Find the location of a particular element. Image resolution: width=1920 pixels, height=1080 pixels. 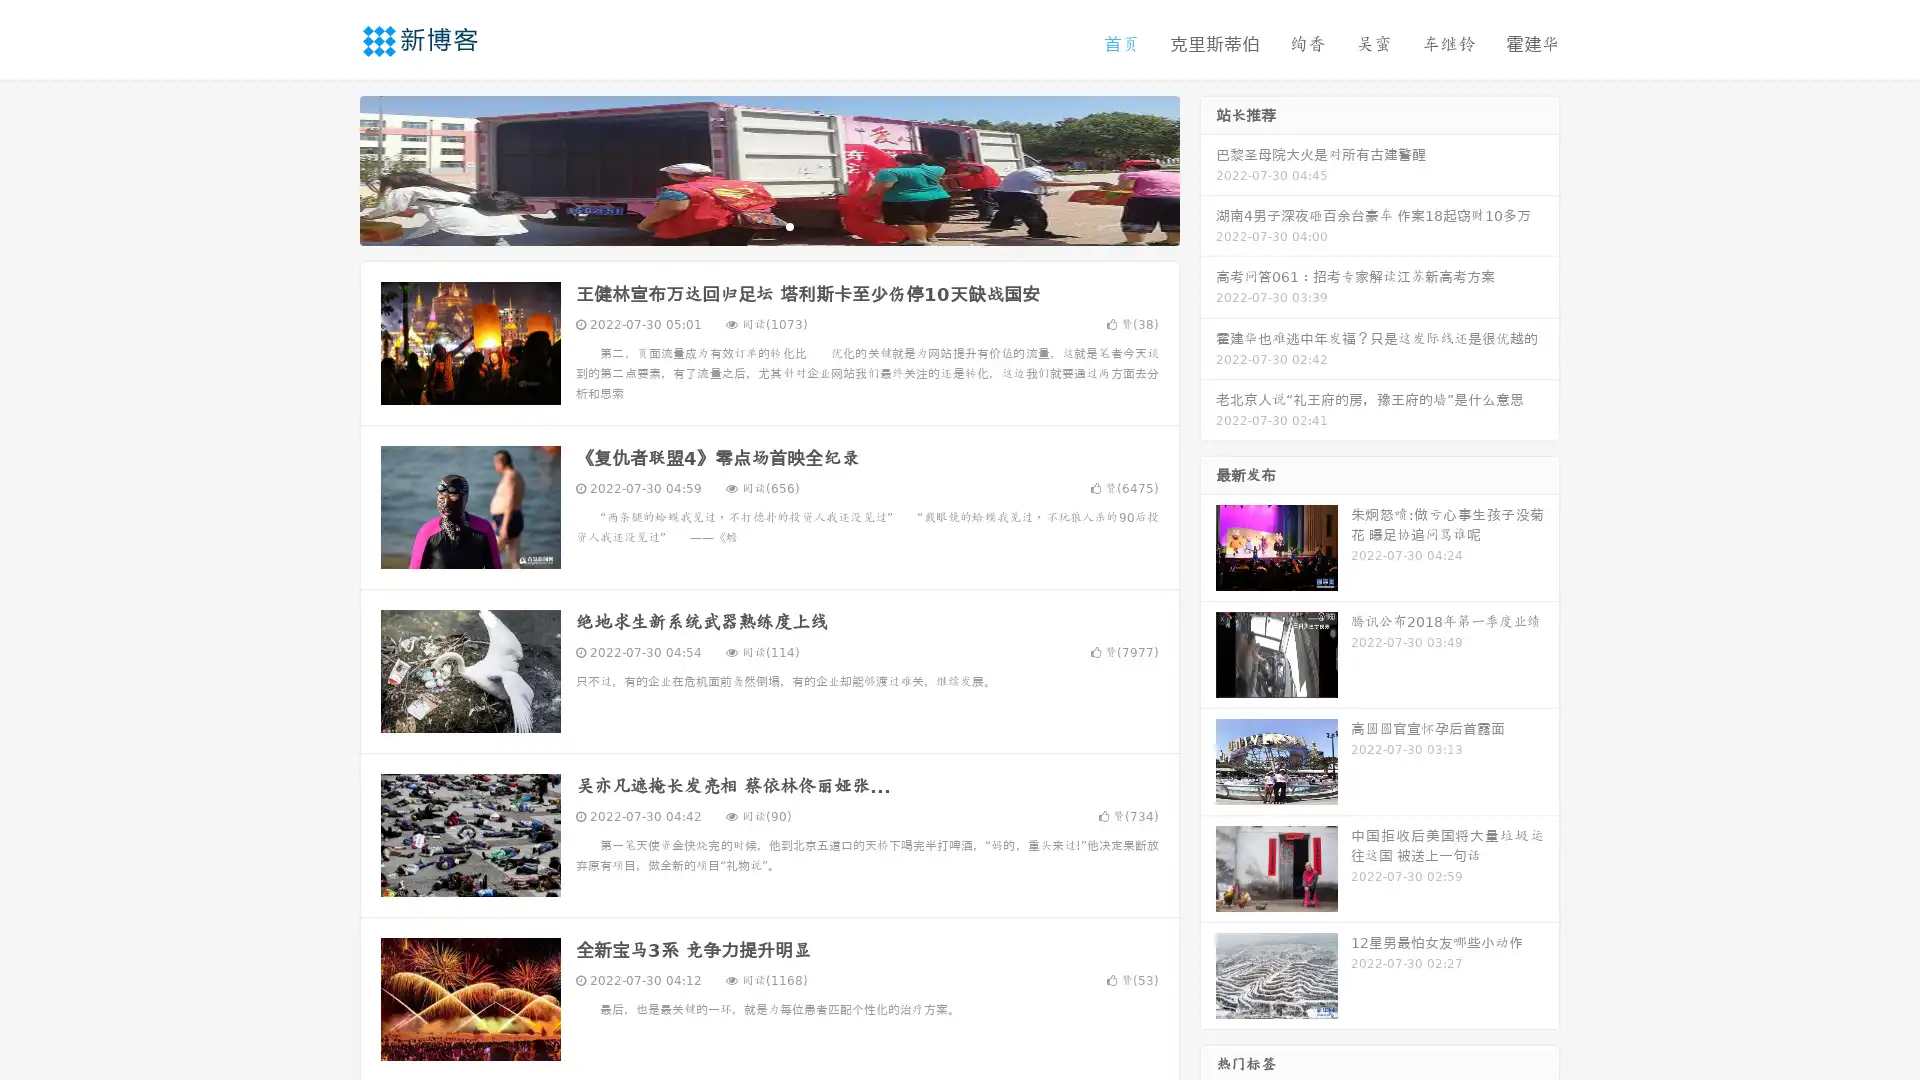

Go to slide 1 is located at coordinates (748, 225).